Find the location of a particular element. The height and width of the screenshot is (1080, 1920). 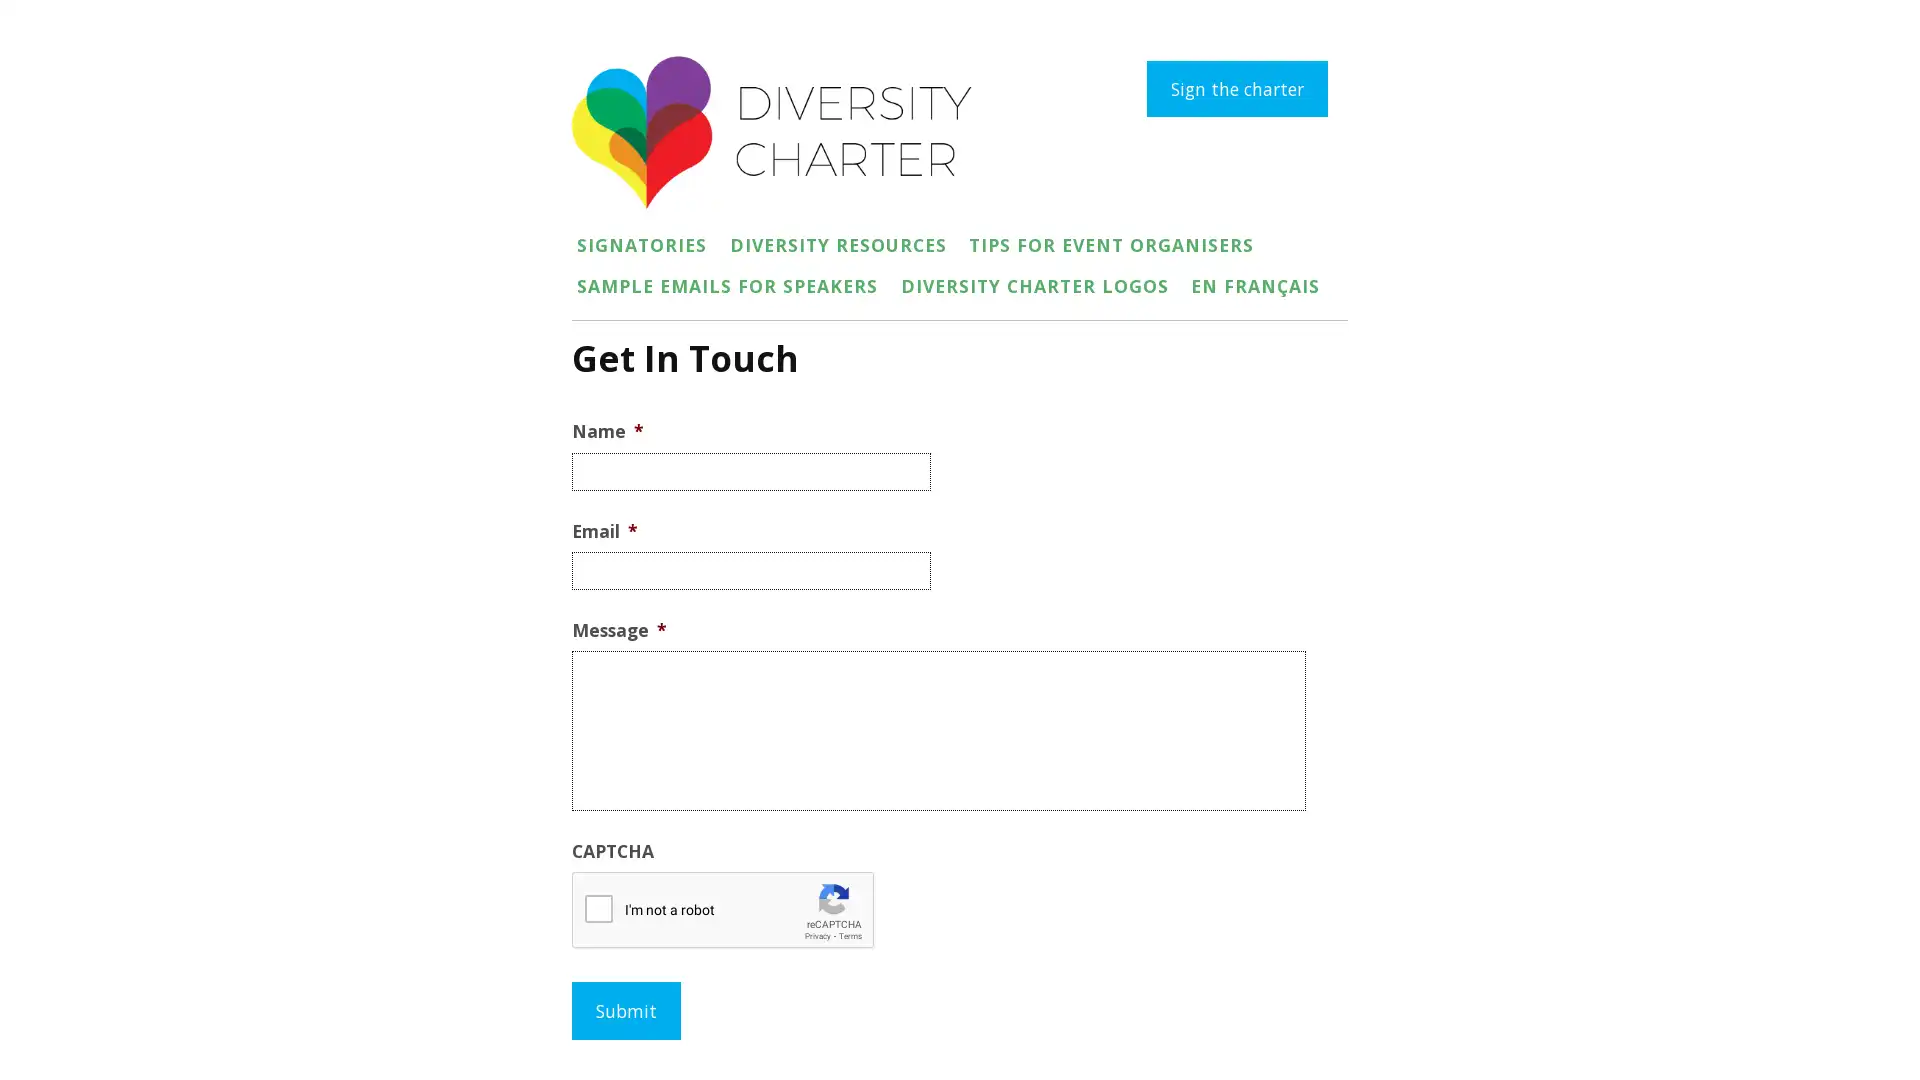

Submit is located at coordinates (625, 1010).